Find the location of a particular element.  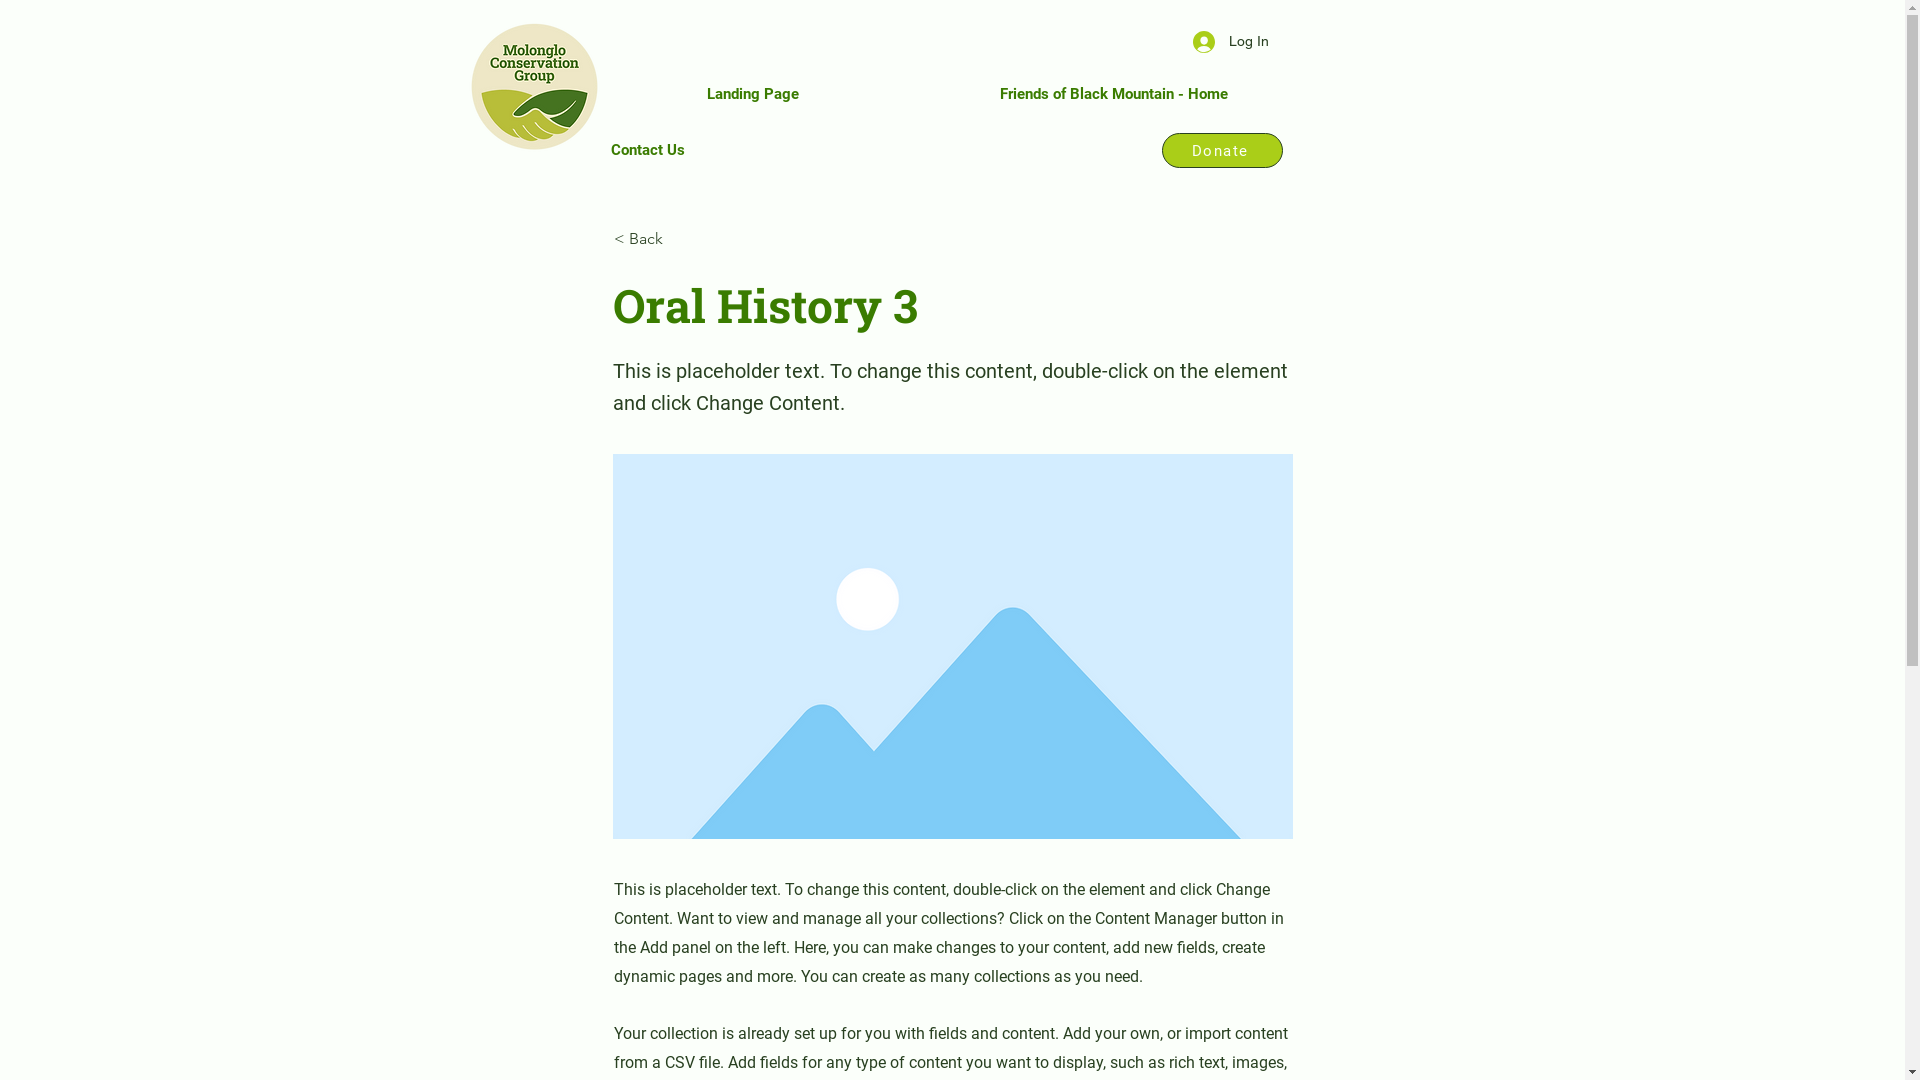

'Donate' is located at coordinates (1161, 149).